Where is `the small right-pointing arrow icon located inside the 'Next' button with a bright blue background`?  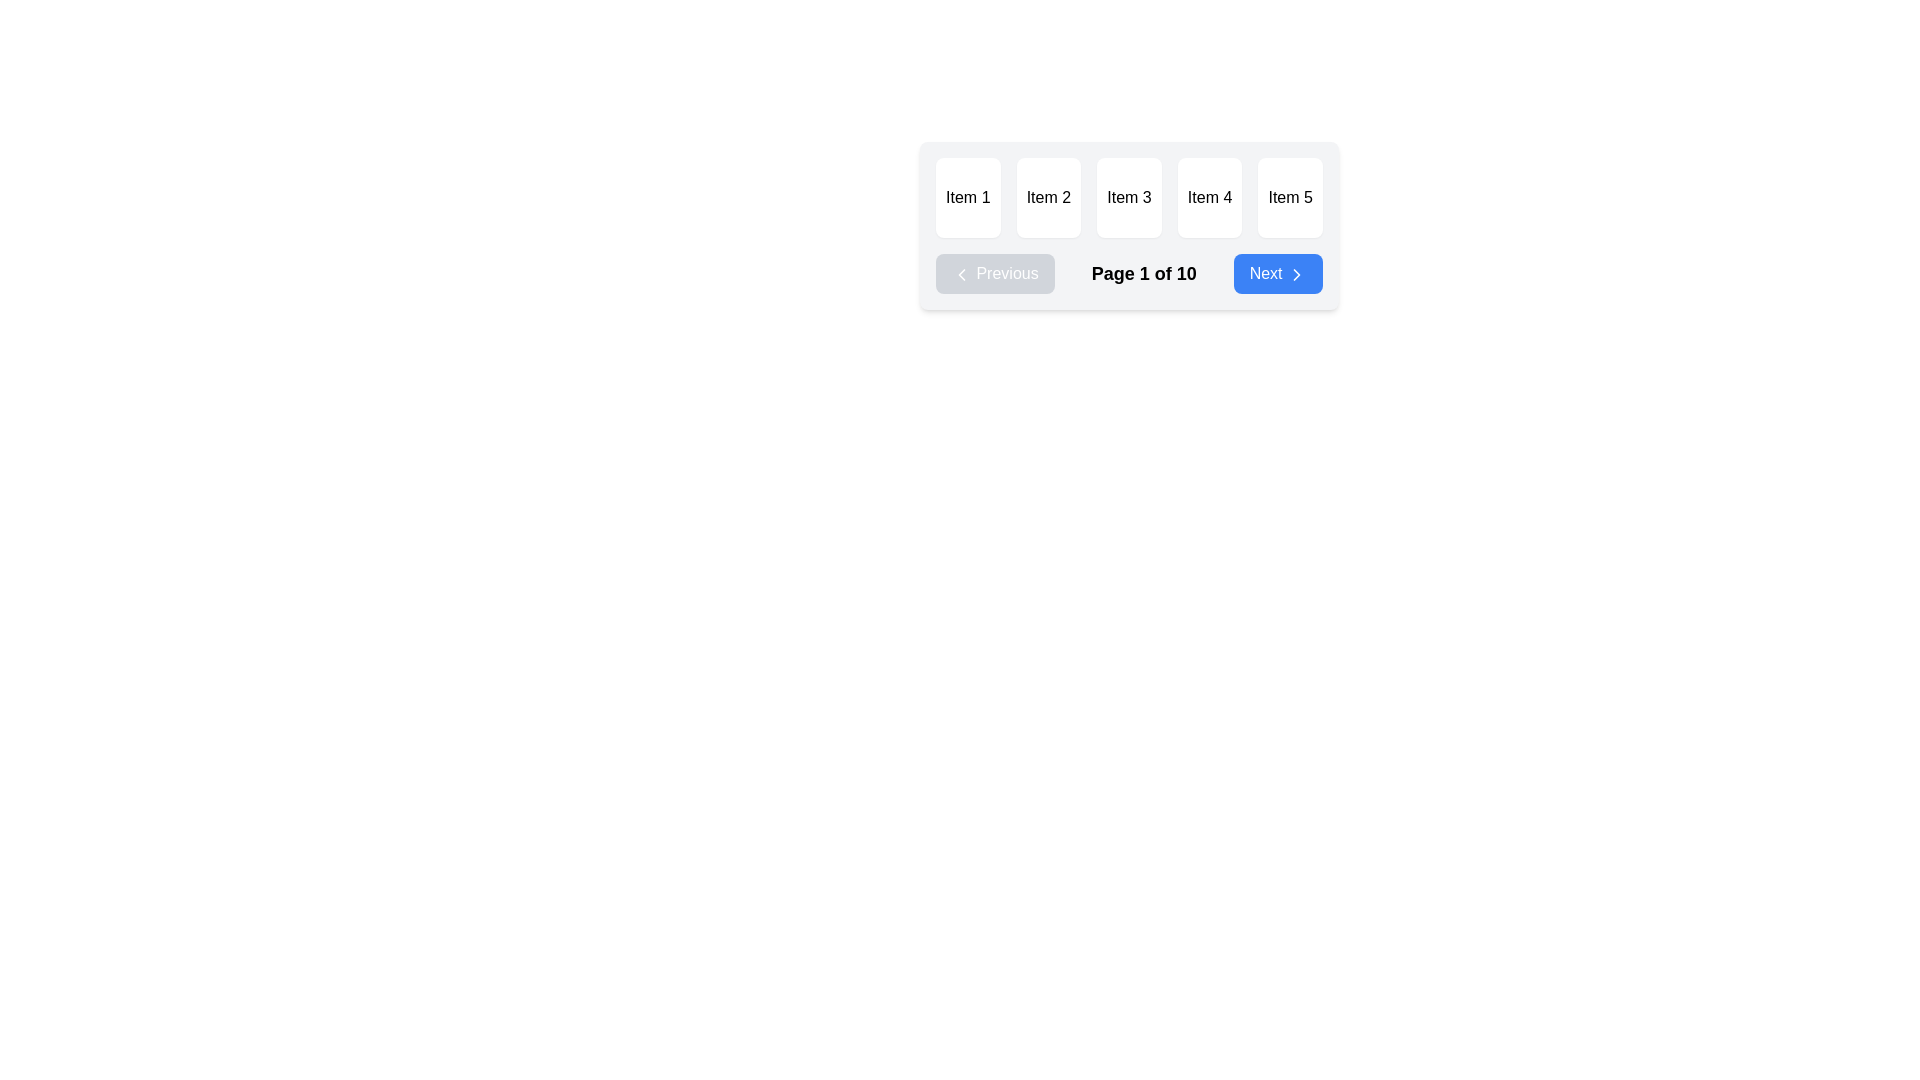 the small right-pointing arrow icon located inside the 'Next' button with a bright blue background is located at coordinates (1296, 273).